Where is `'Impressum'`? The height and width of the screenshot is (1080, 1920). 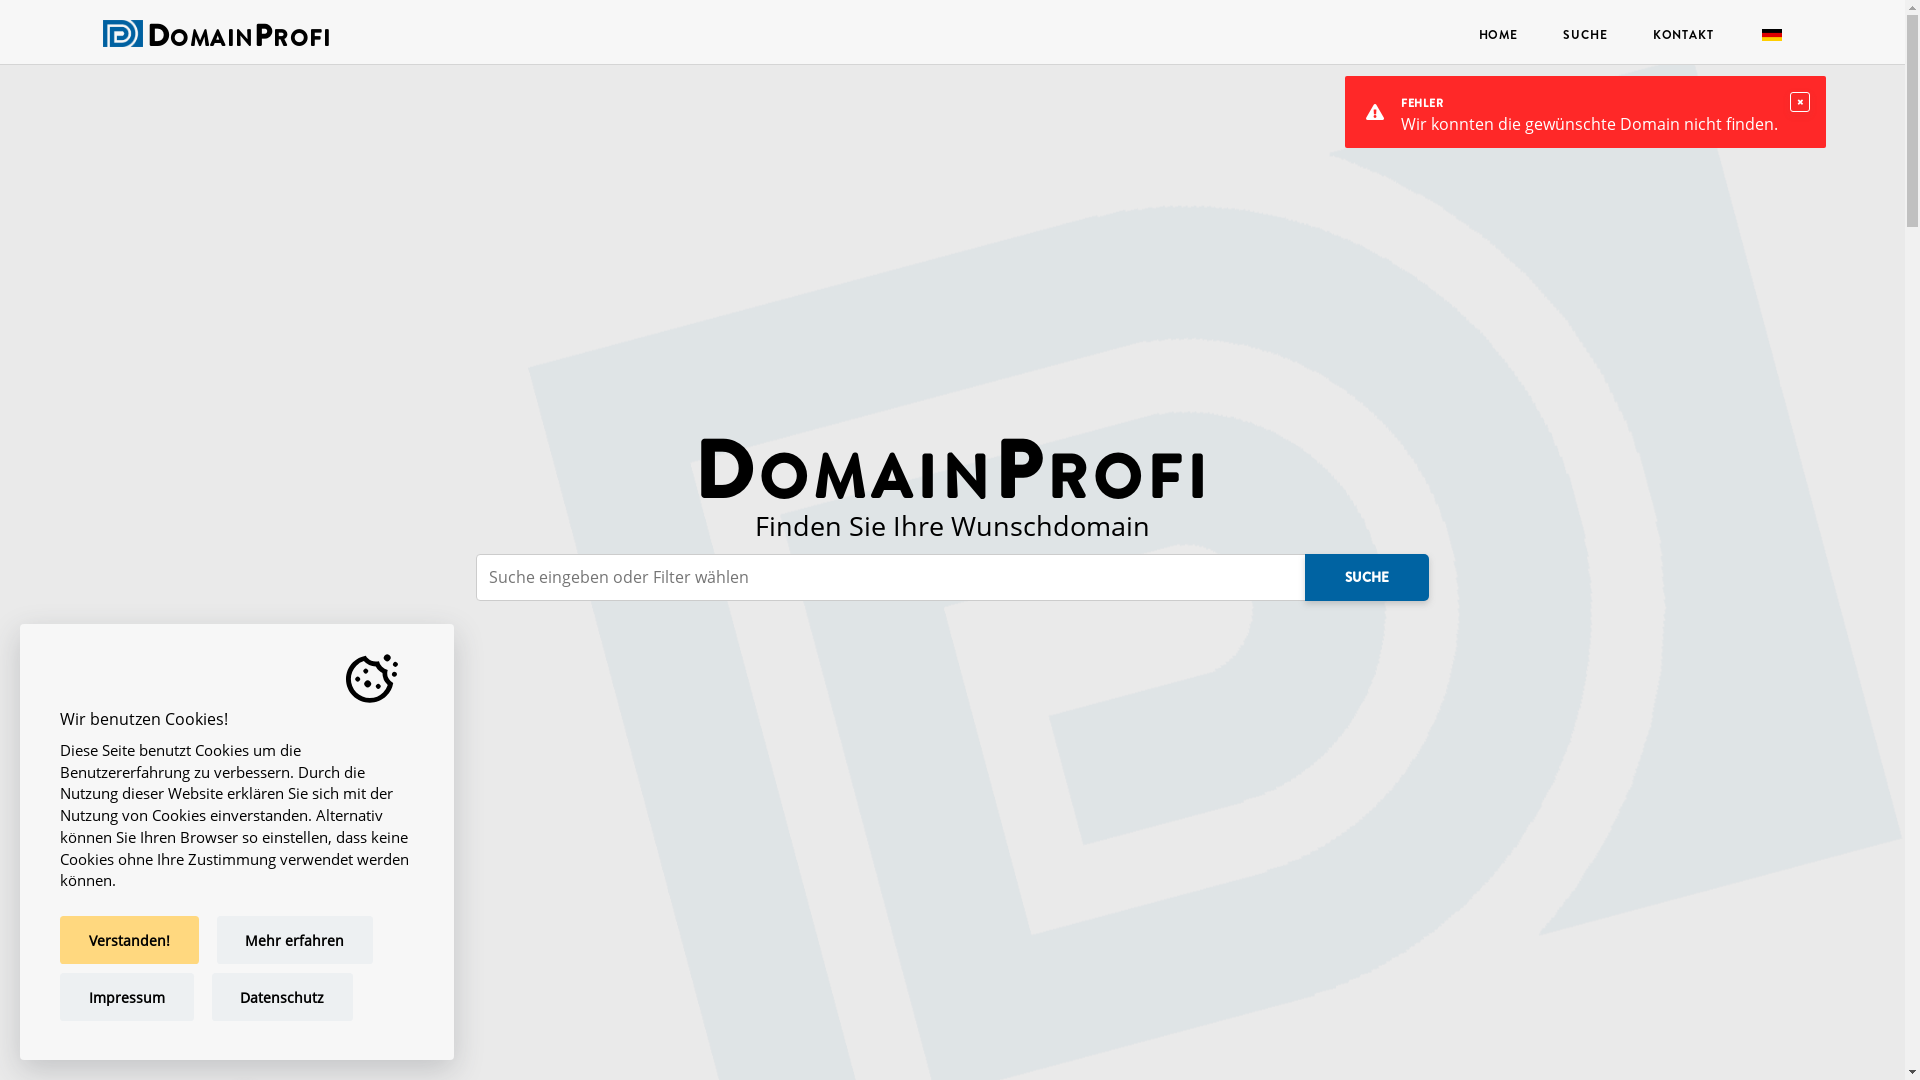
'Impressum' is located at coordinates (125, 996).